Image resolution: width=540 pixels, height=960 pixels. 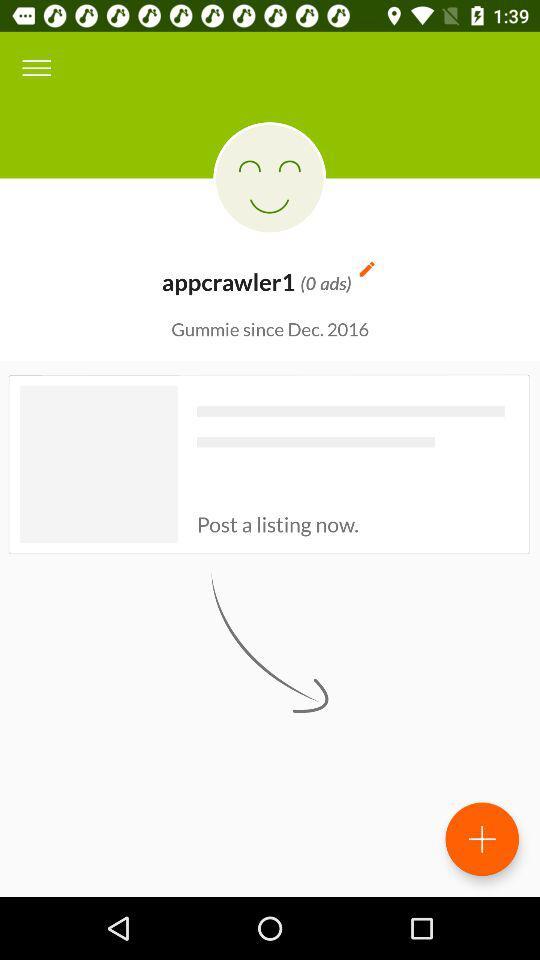 I want to click on icon at the top left corner, so click(x=36, y=68).